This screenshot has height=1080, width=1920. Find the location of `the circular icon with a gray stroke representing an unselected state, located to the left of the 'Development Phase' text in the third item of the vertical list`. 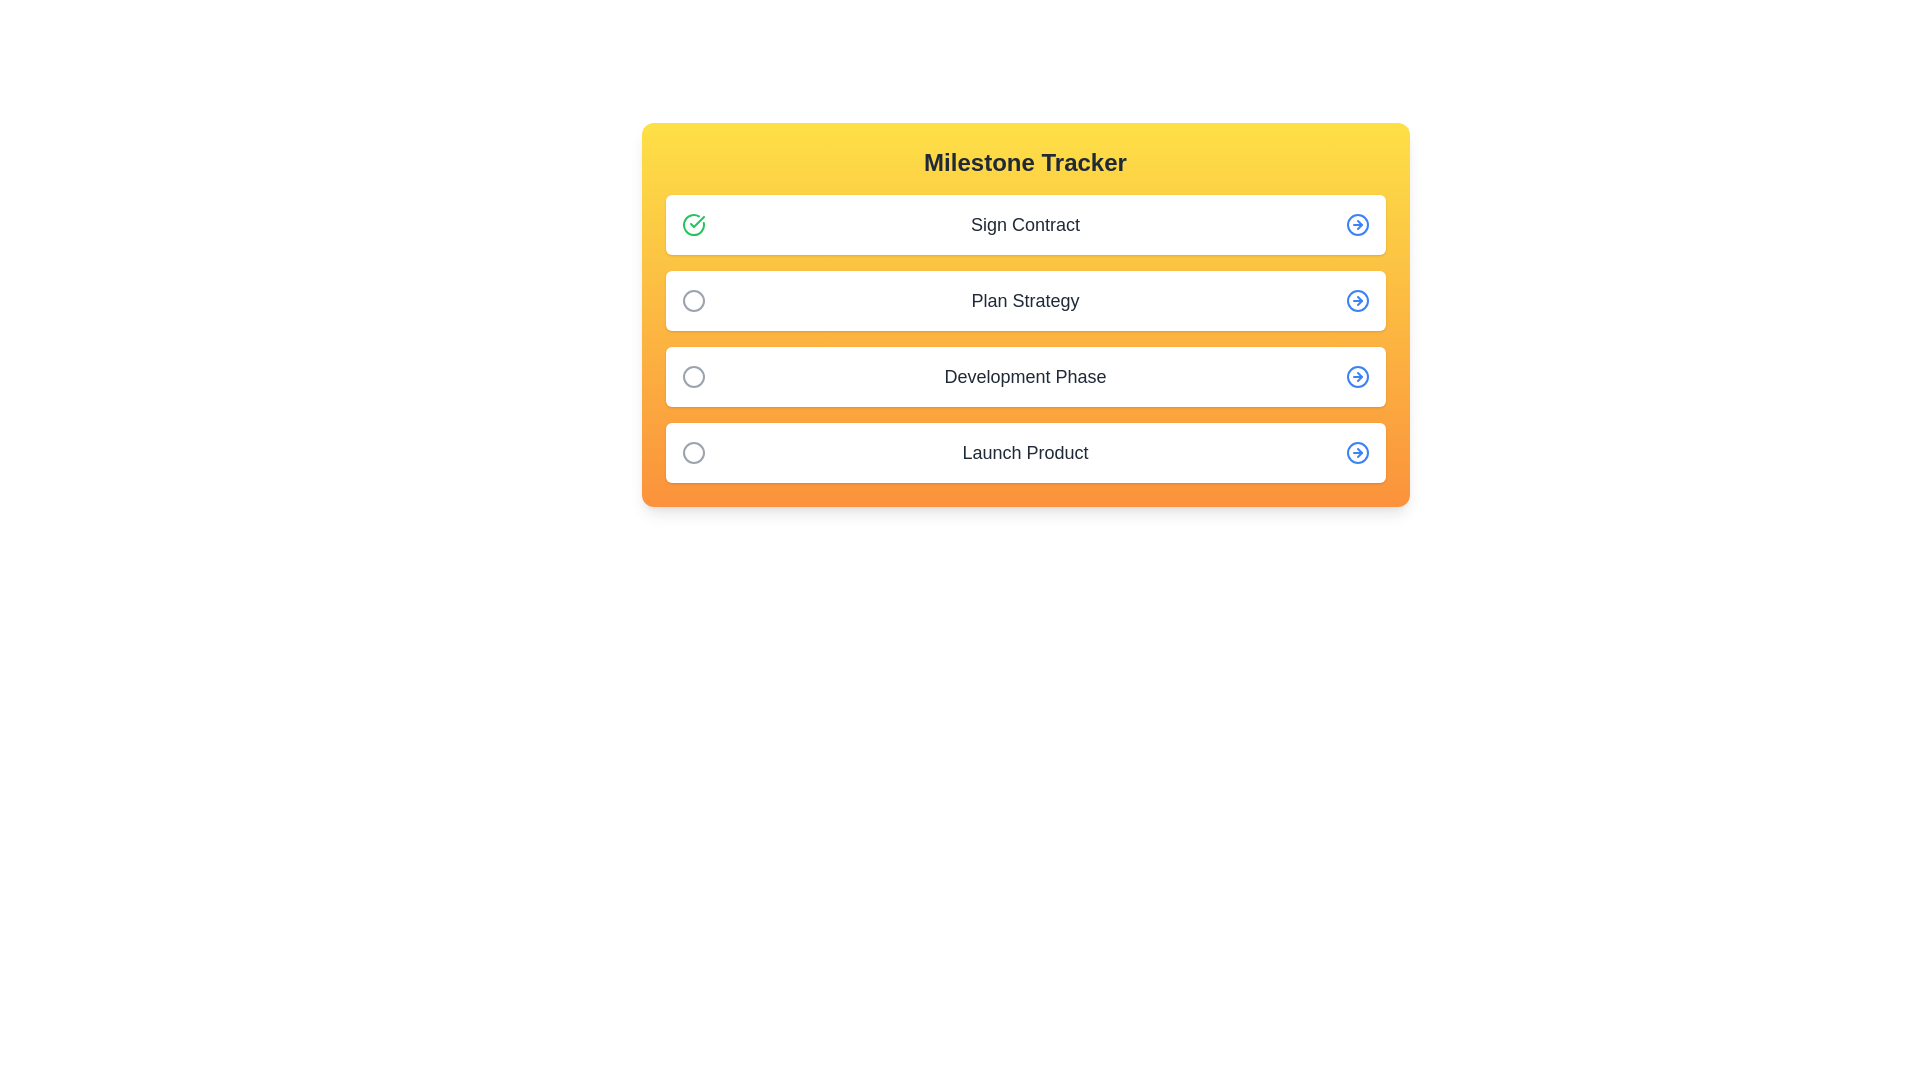

the circular icon with a gray stroke representing an unselected state, located to the left of the 'Development Phase' text in the third item of the vertical list is located at coordinates (693, 377).